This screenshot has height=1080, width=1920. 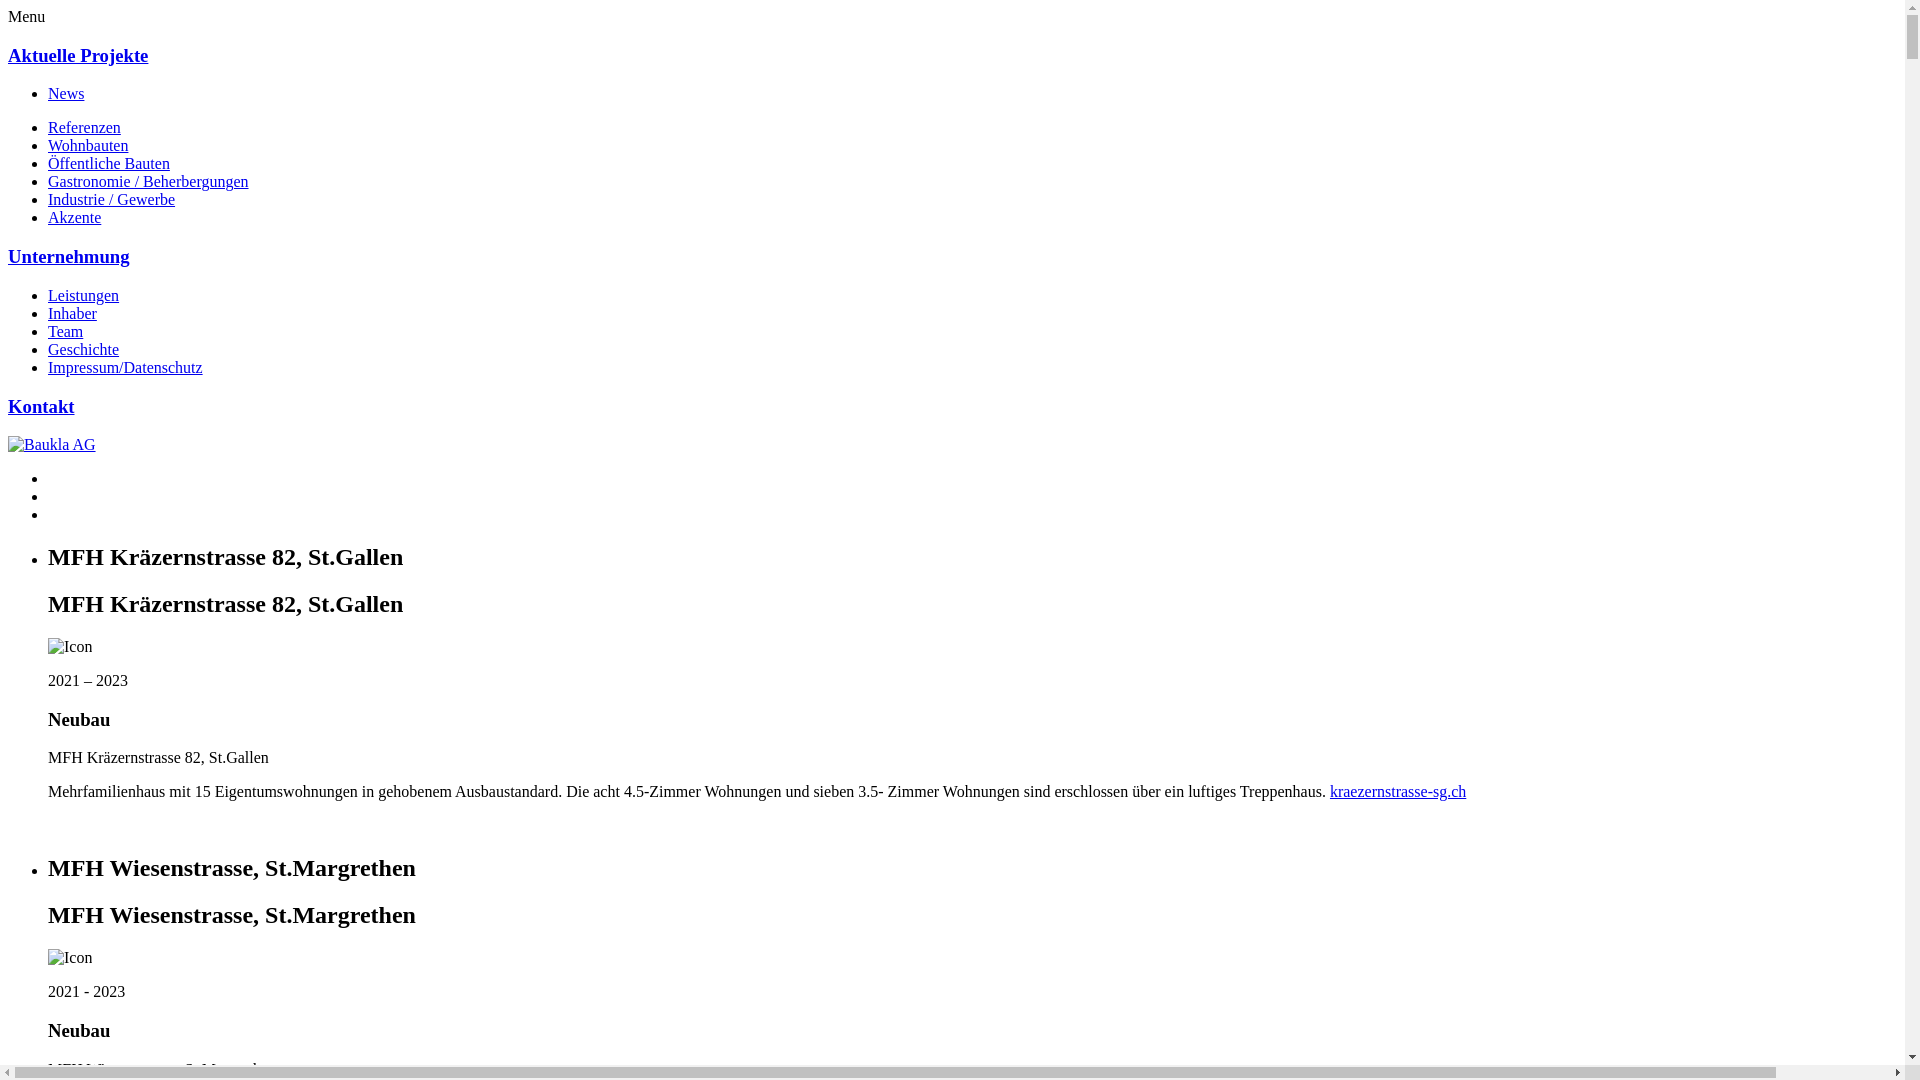 I want to click on 'Leistungen', so click(x=82, y=295).